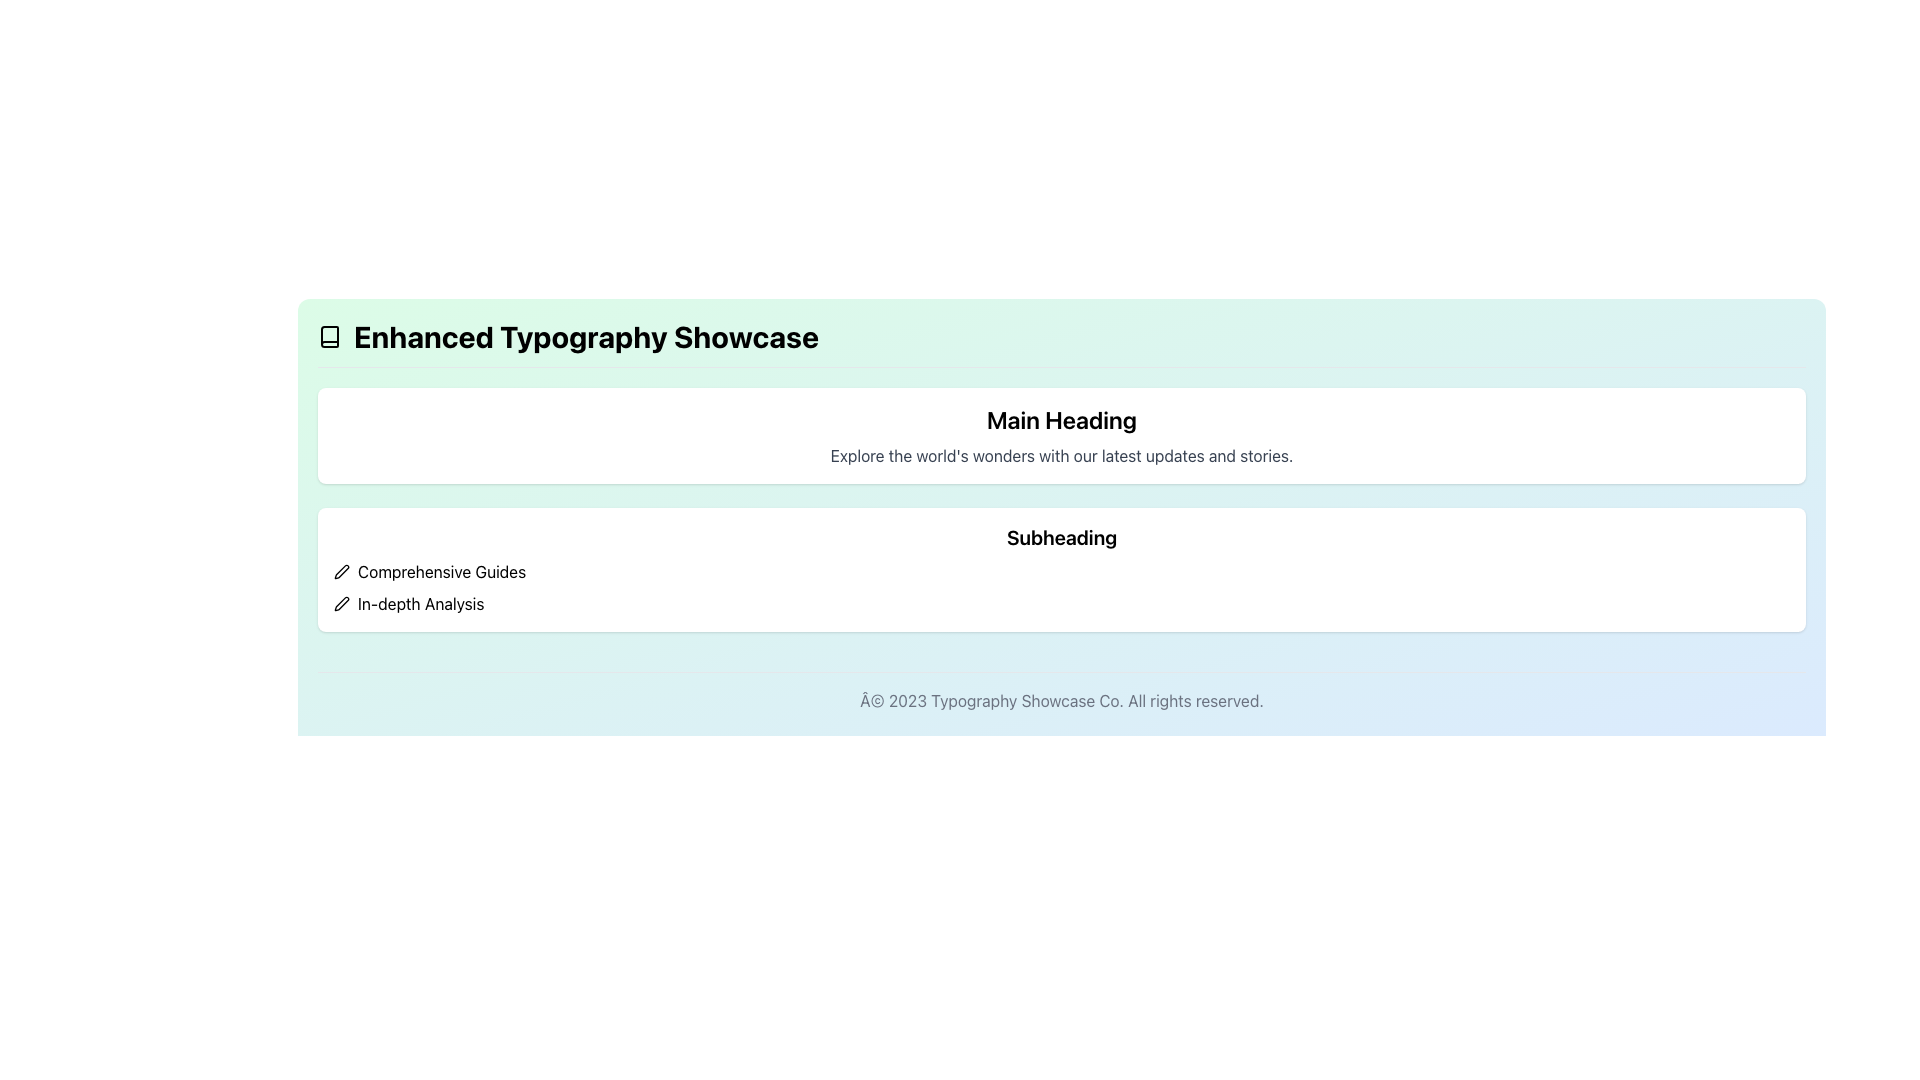 The image size is (1920, 1080). What do you see at coordinates (1060, 455) in the screenshot?
I see `the descriptive text element that reads 'Explore the world's wonders with our latest updates and stories.', which is styled in light gray and positioned below the bold header 'Main Heading'` at bounding box center [1060, 455].